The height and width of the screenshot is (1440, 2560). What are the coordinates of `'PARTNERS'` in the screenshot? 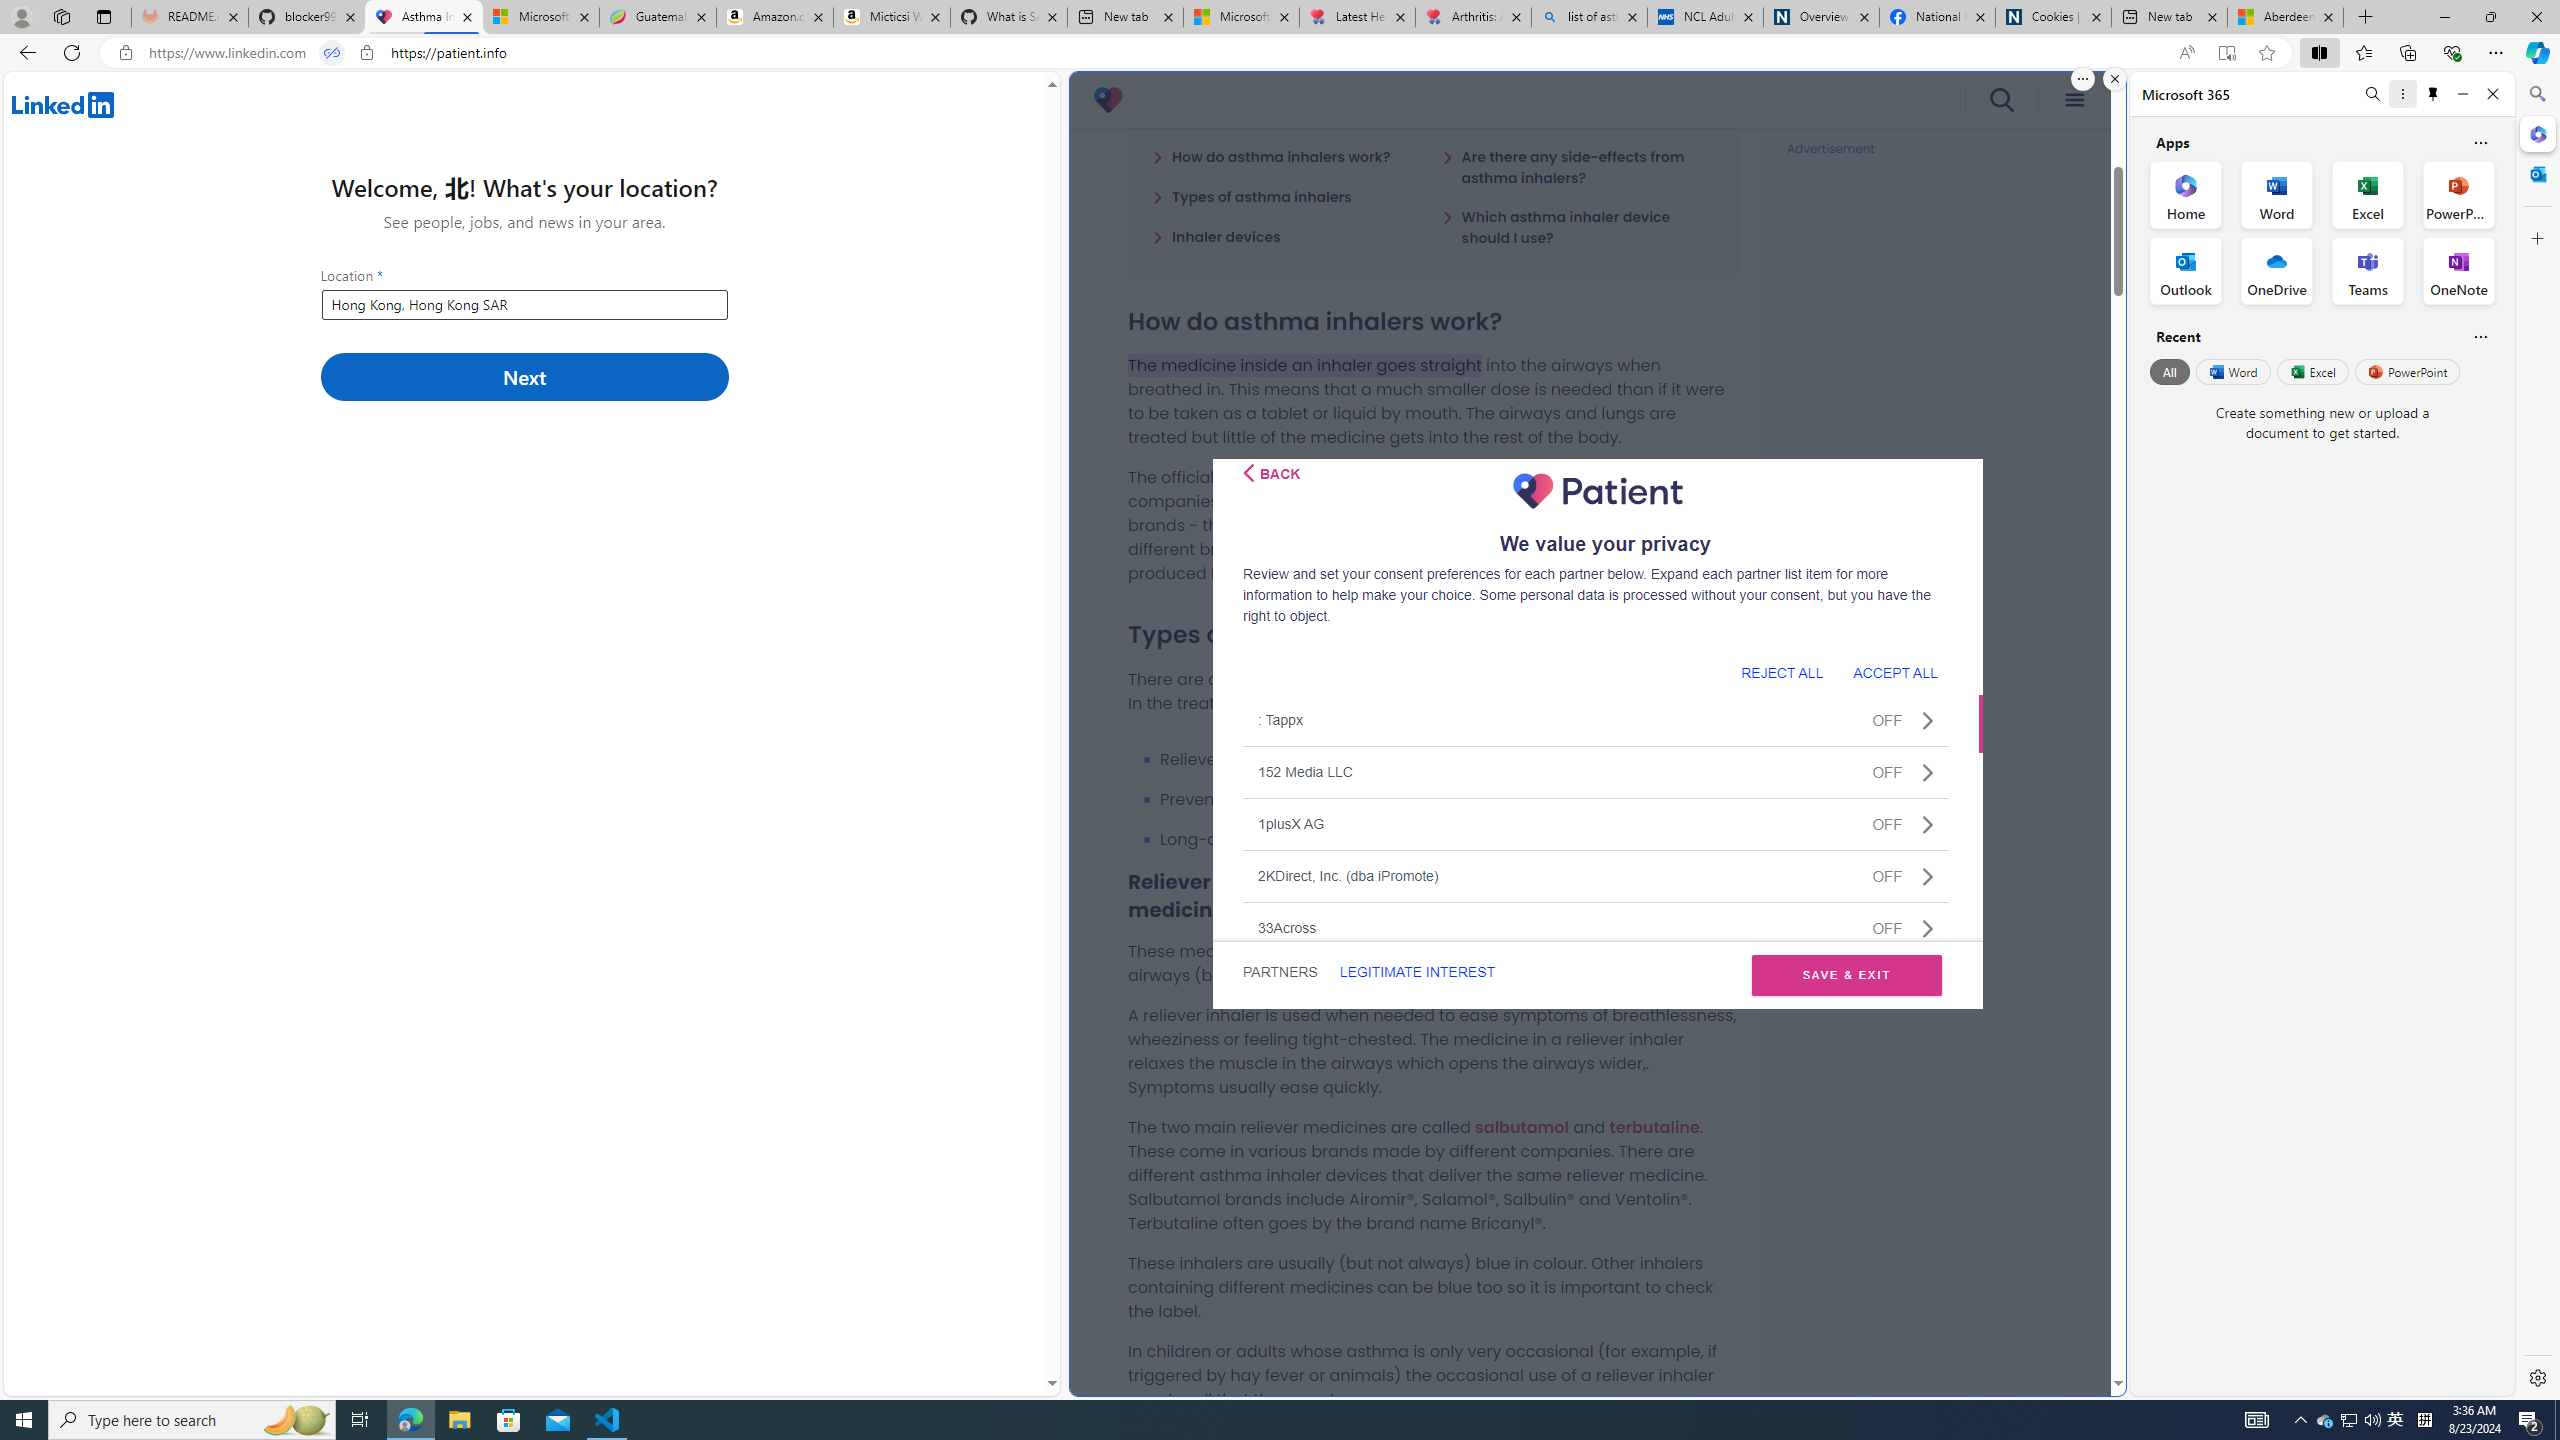 It's located at (1280, 972).